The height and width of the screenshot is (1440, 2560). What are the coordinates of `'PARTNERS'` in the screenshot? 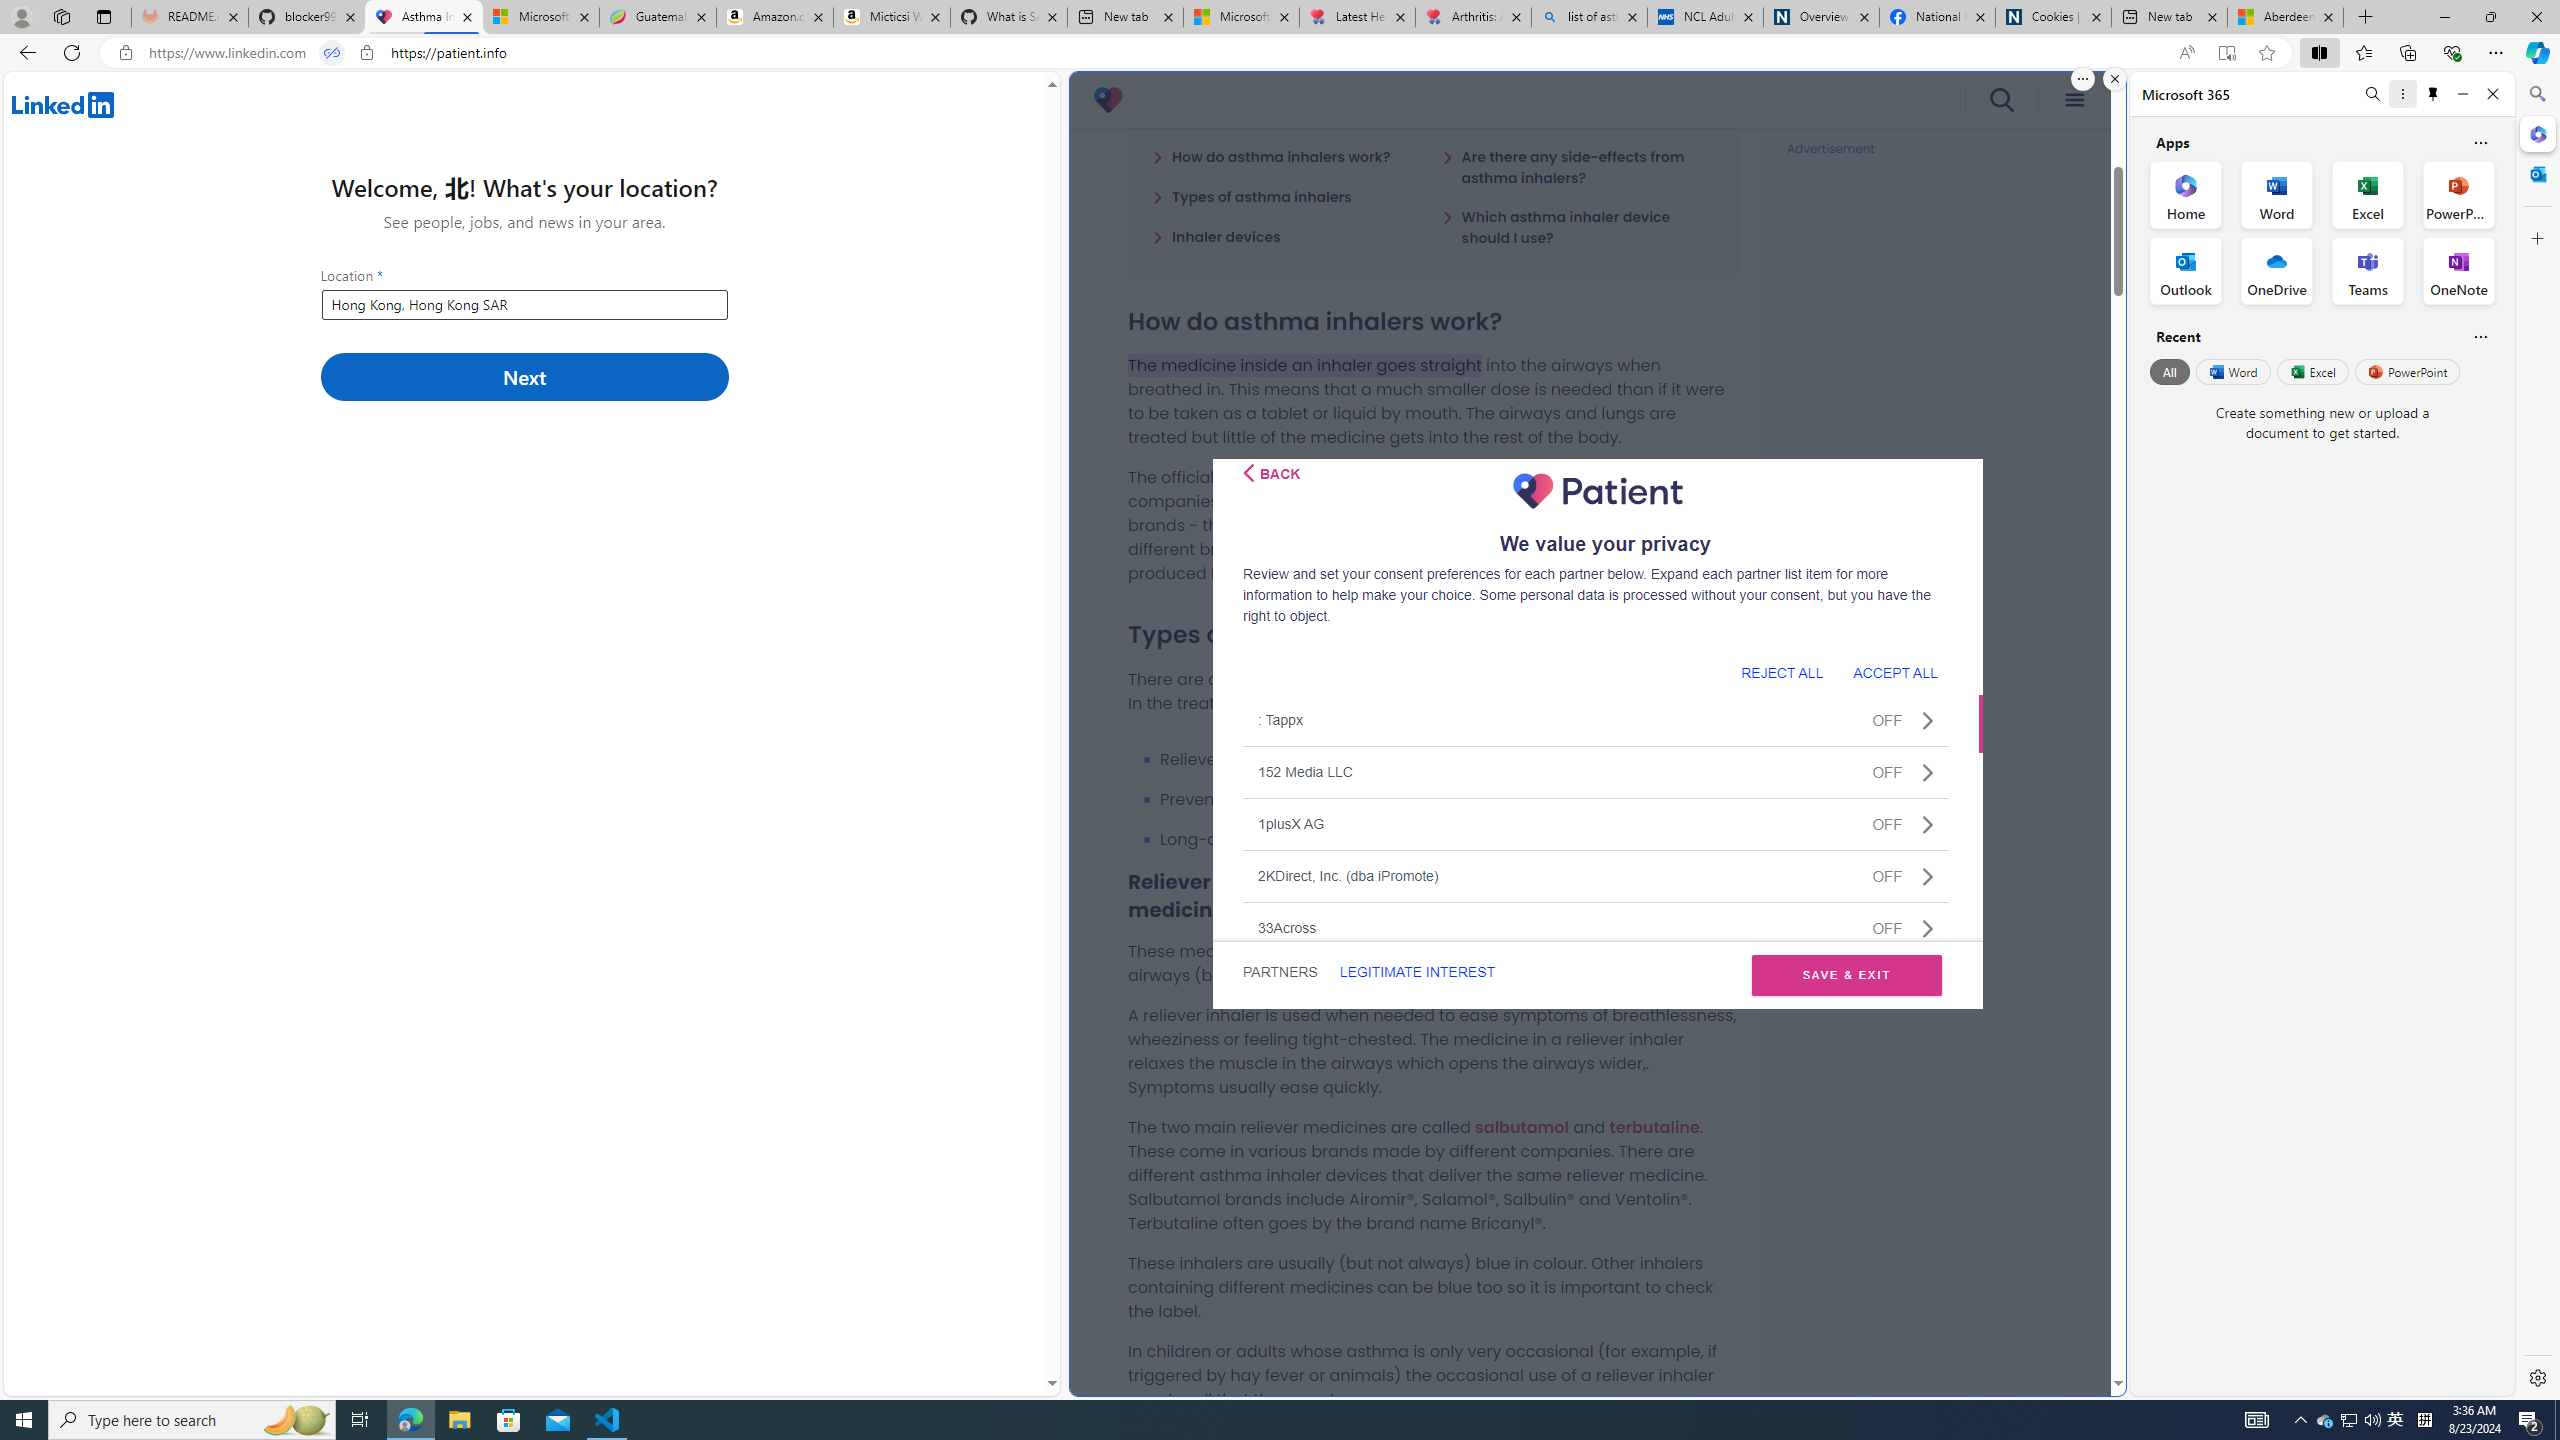 It's located at (1280, 972).